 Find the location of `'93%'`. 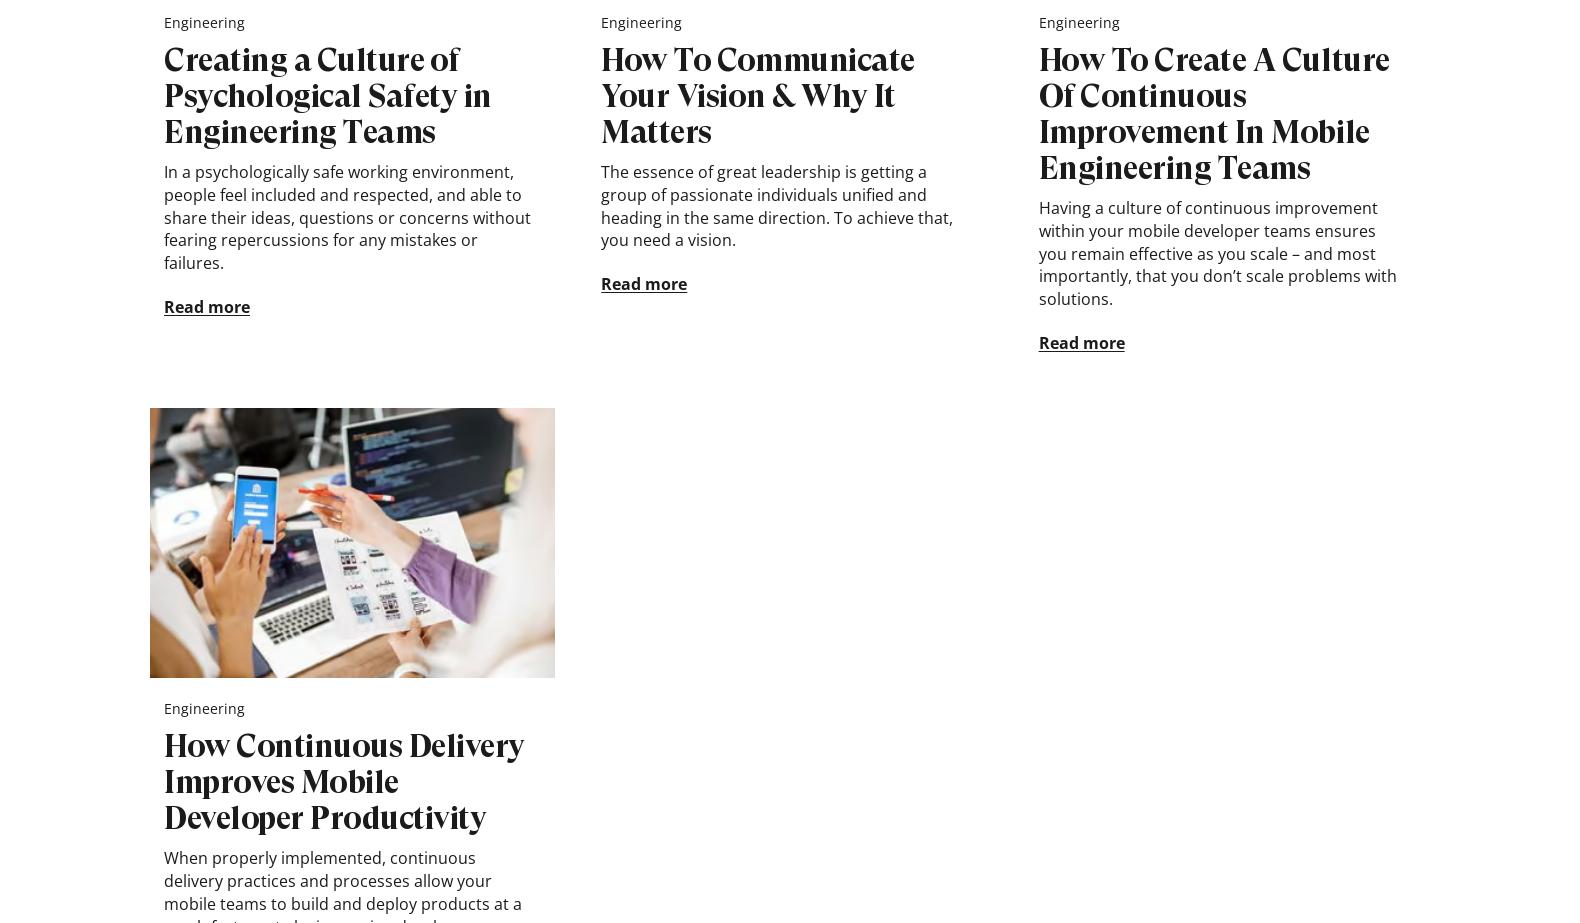

'93%' is located at coordinates (1309, 67).